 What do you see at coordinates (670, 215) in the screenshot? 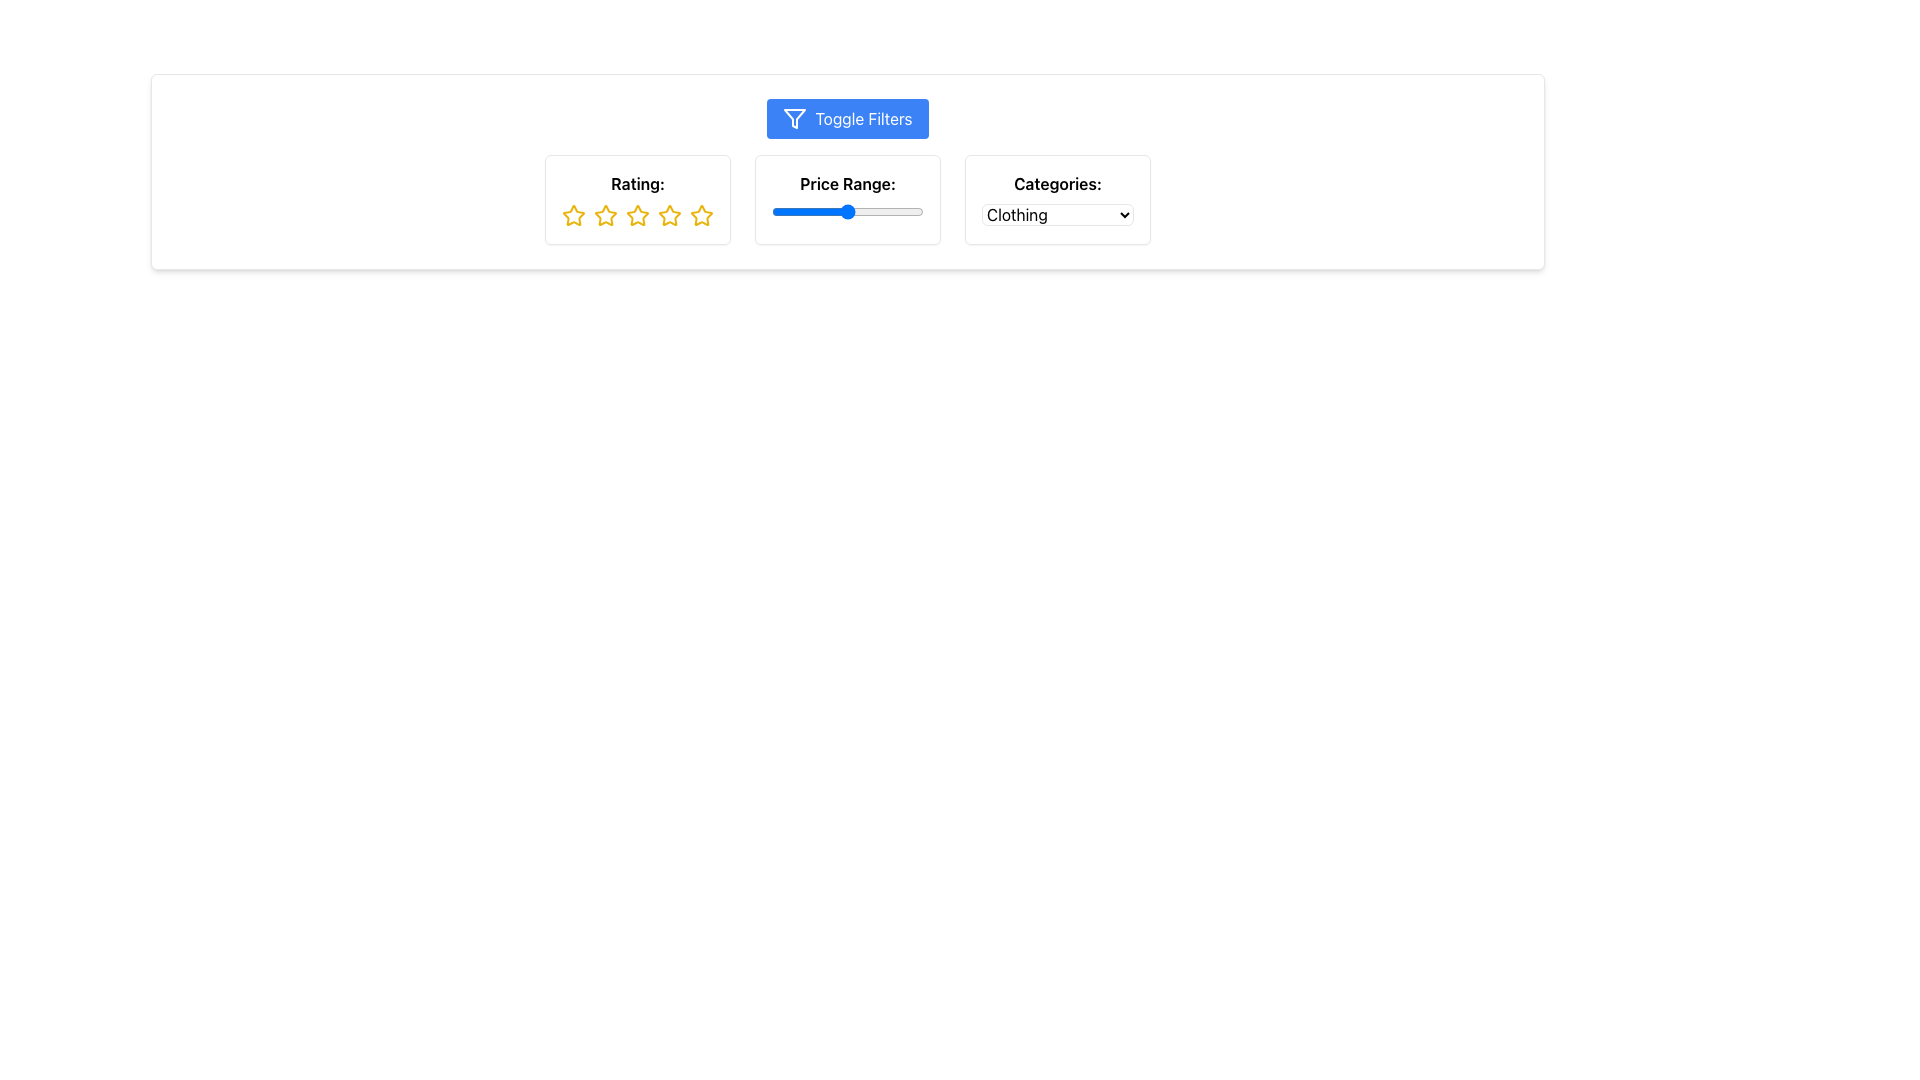
I see `the fourth gold-colored star icon with a hollow center in the 'Rating' section` at bounding box center [670, 215].